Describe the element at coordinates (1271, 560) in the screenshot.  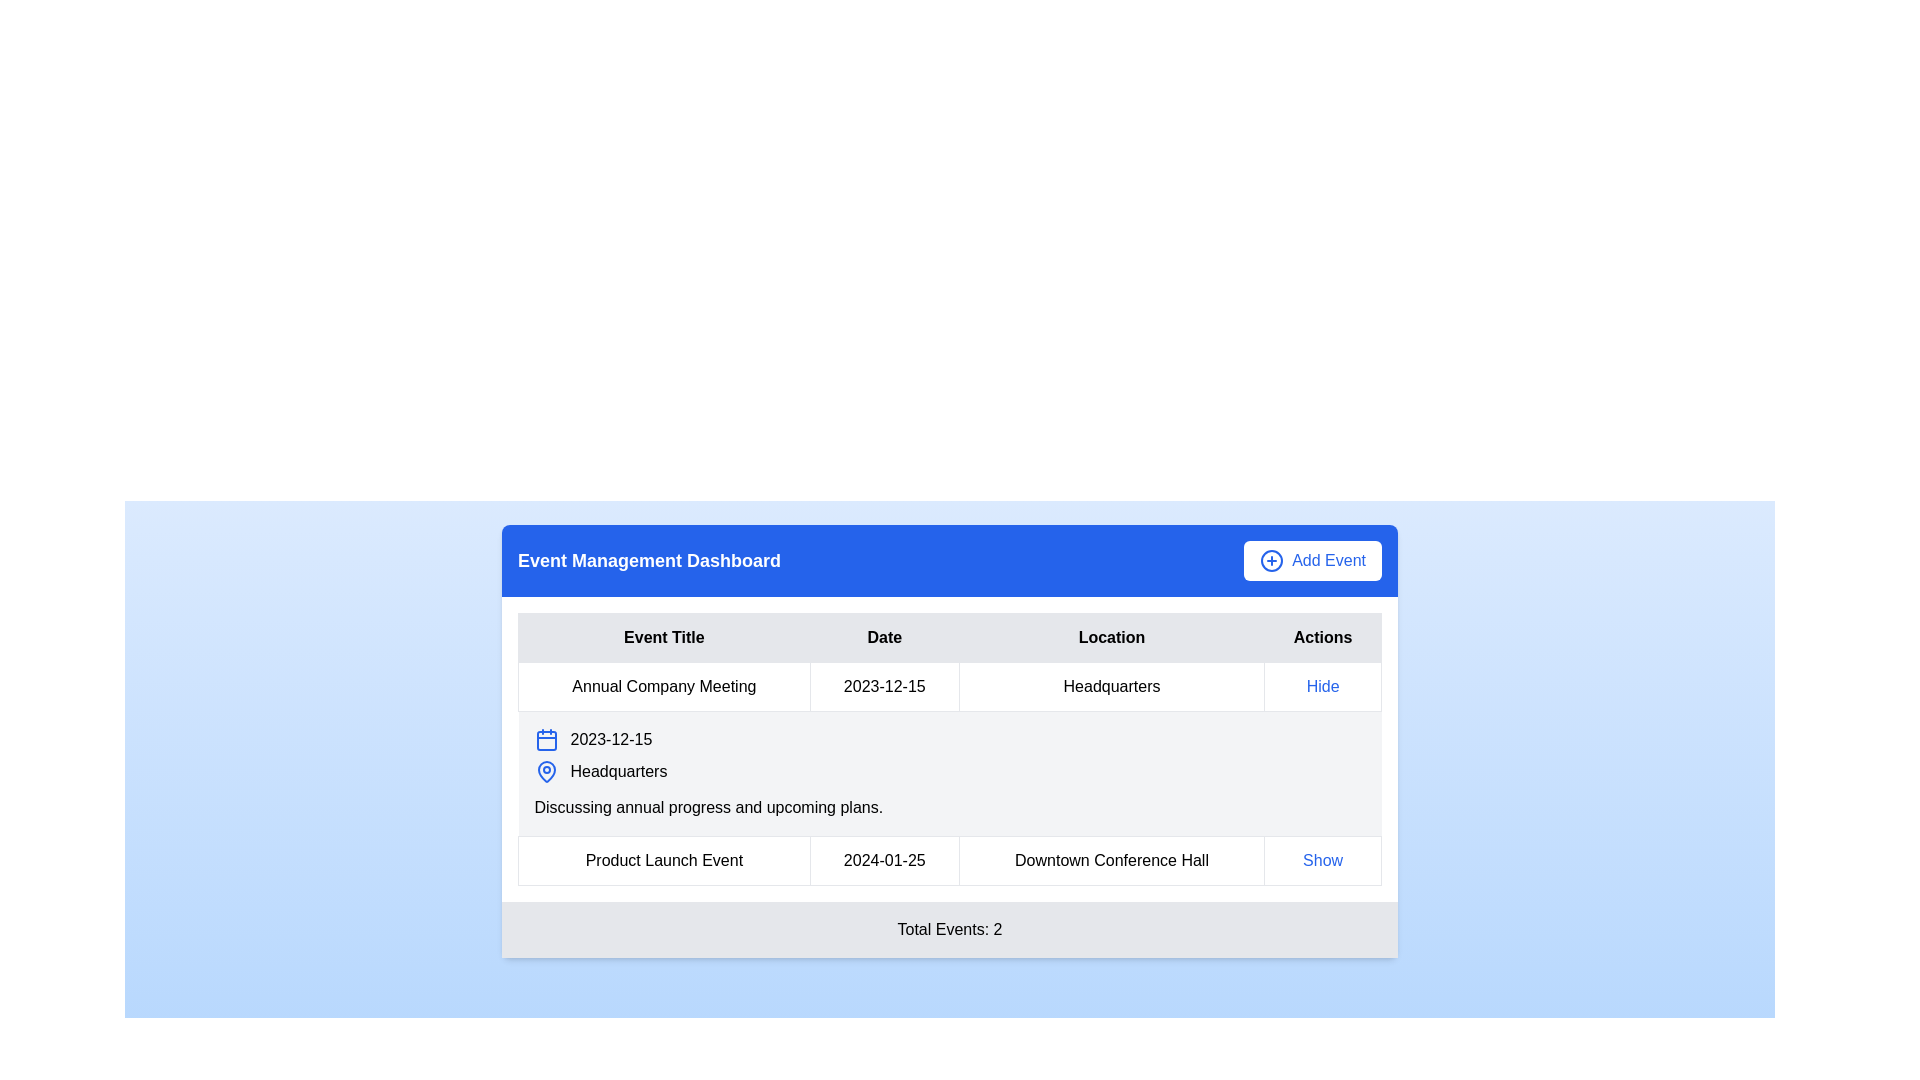
I see `the leading circular icon with a blue outline and plus symbol in the top-right corner of the interface` at that location.